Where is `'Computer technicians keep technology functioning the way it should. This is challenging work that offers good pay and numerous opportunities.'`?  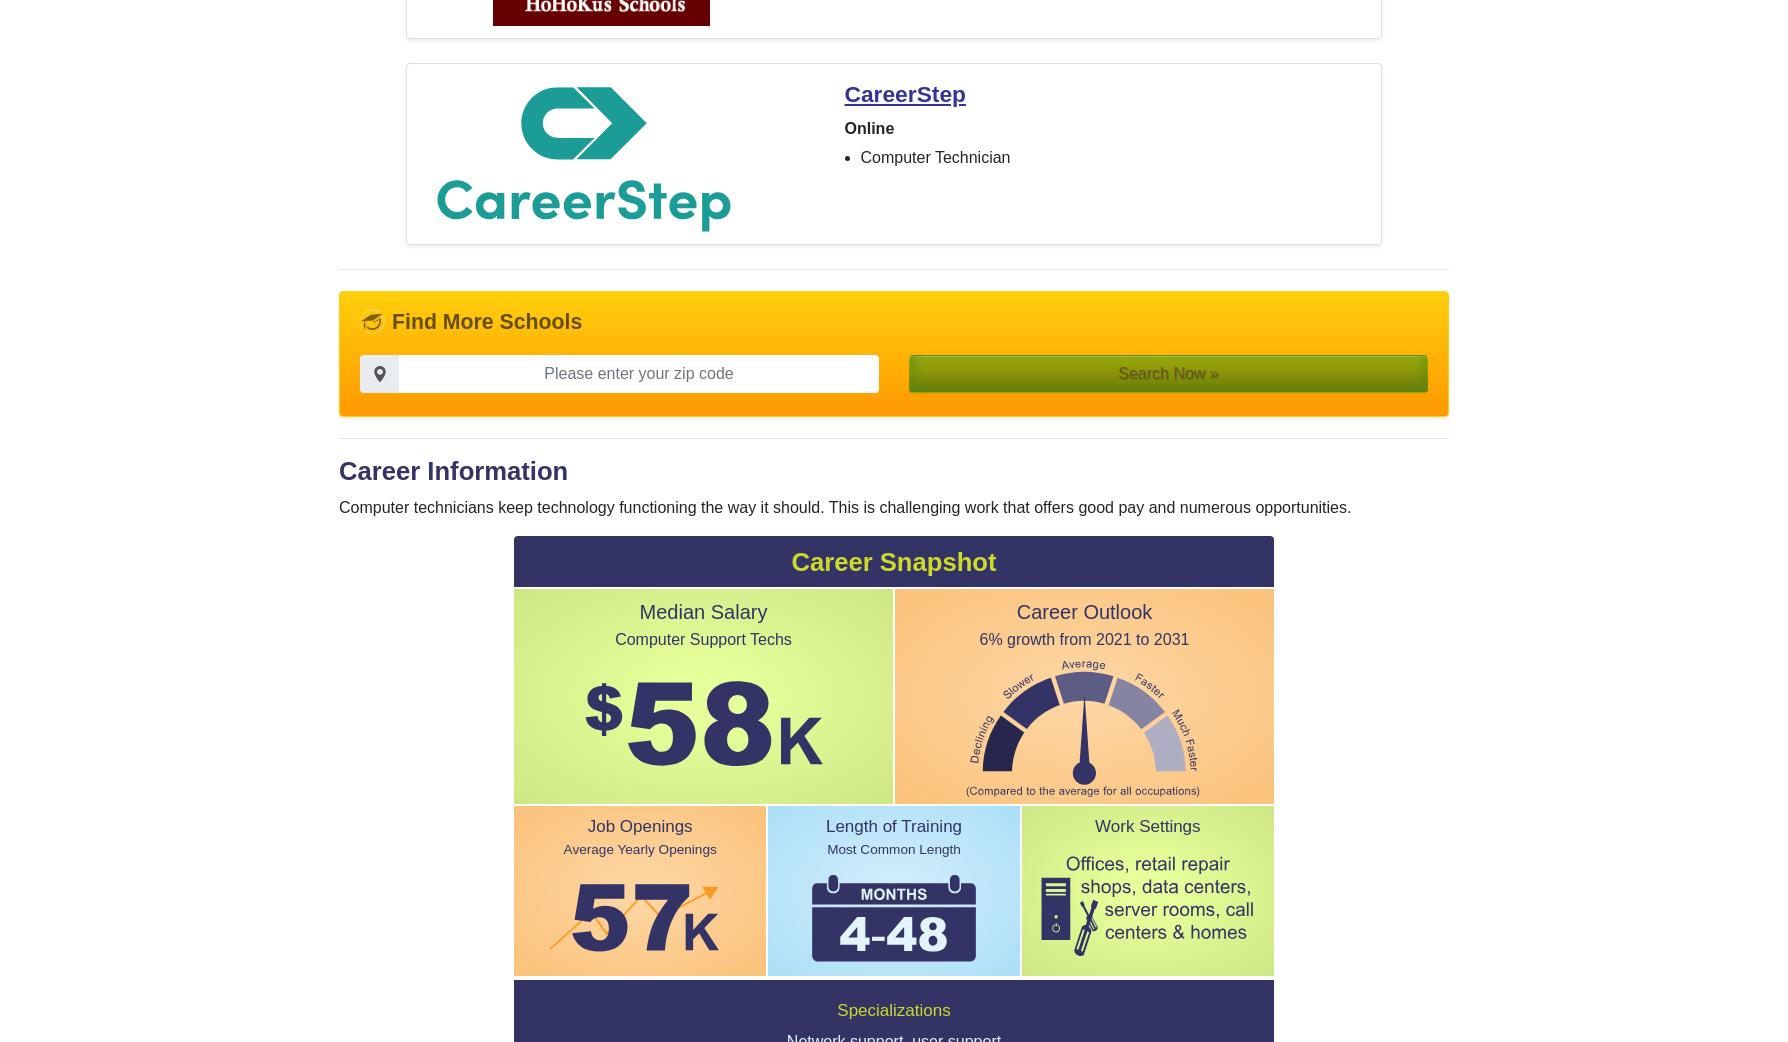
'Computer technicians keep technology functioning the way it should. This is challenging work that offers good pay and numerous opportunities.' is located at coordinates (844, 507).